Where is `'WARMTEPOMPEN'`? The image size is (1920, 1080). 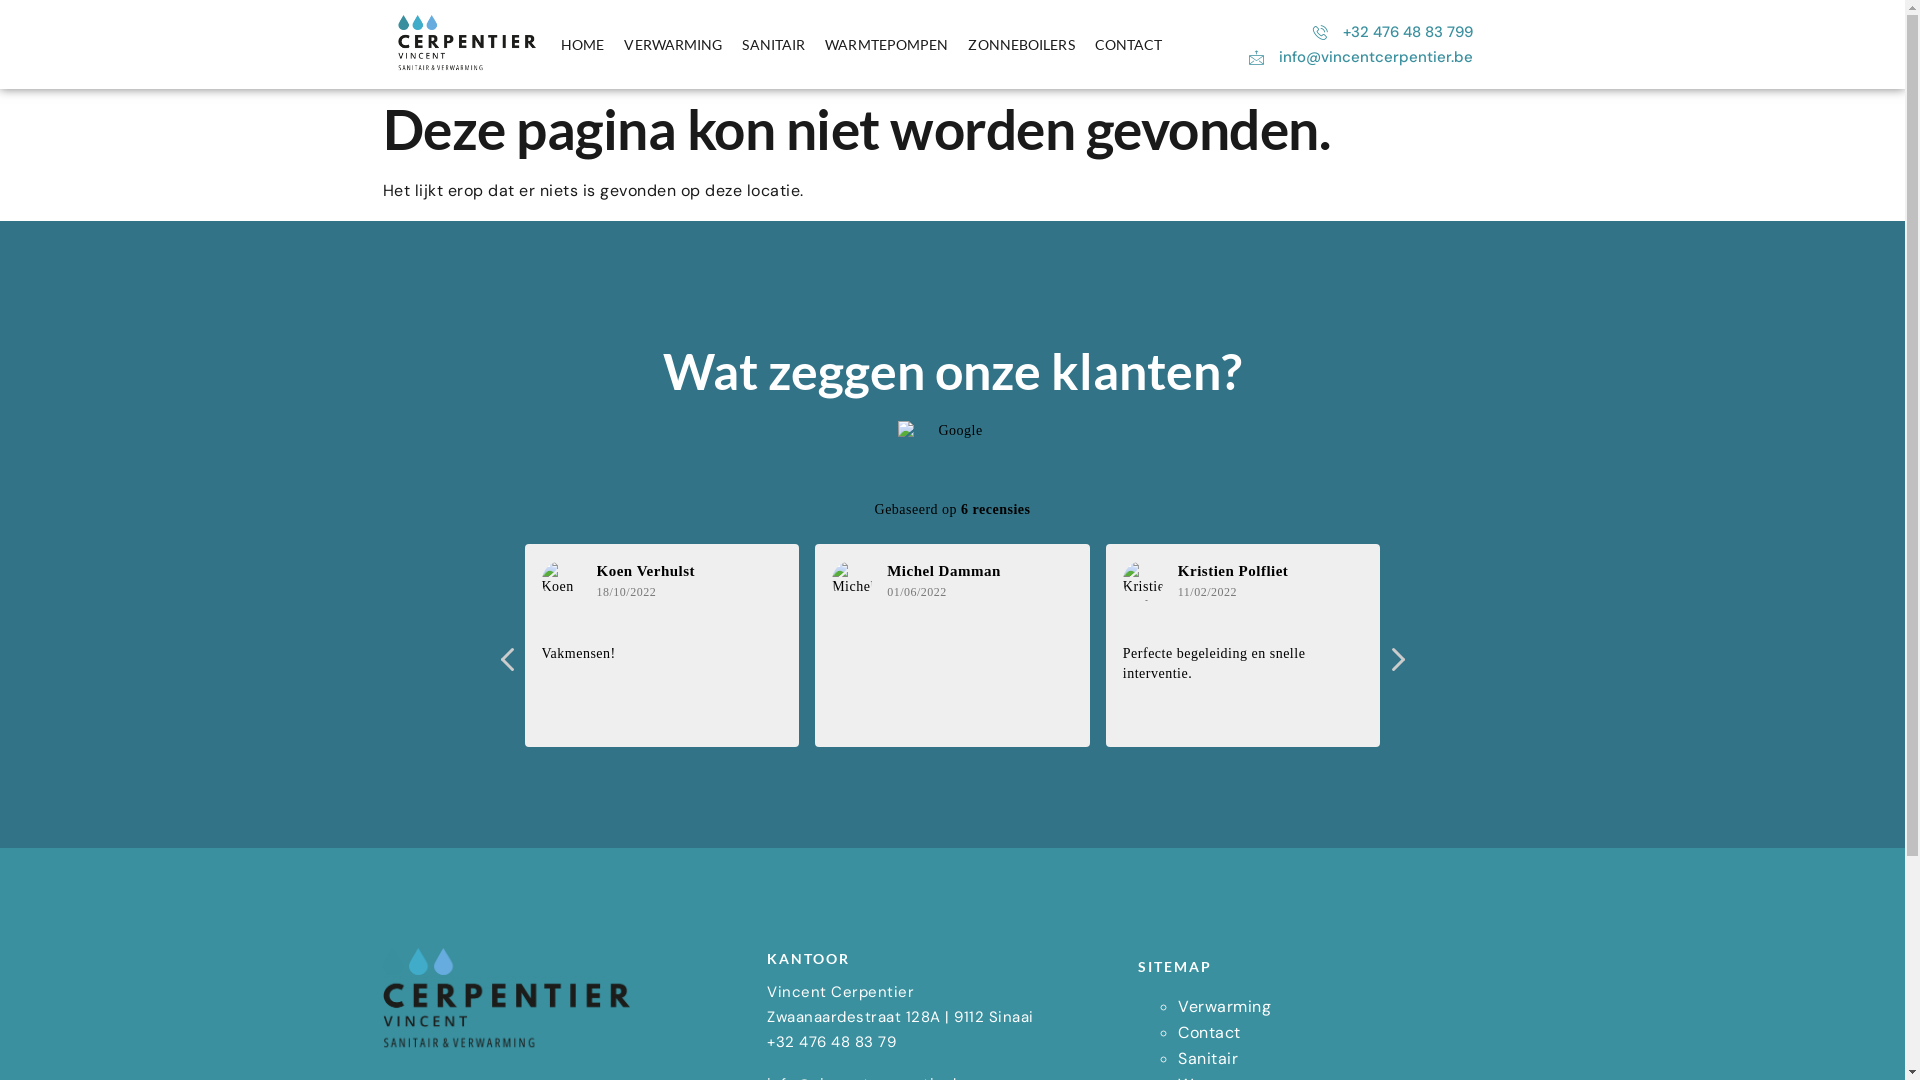
'WARMTEPOMPEN' is located at coordinates (885, 45).